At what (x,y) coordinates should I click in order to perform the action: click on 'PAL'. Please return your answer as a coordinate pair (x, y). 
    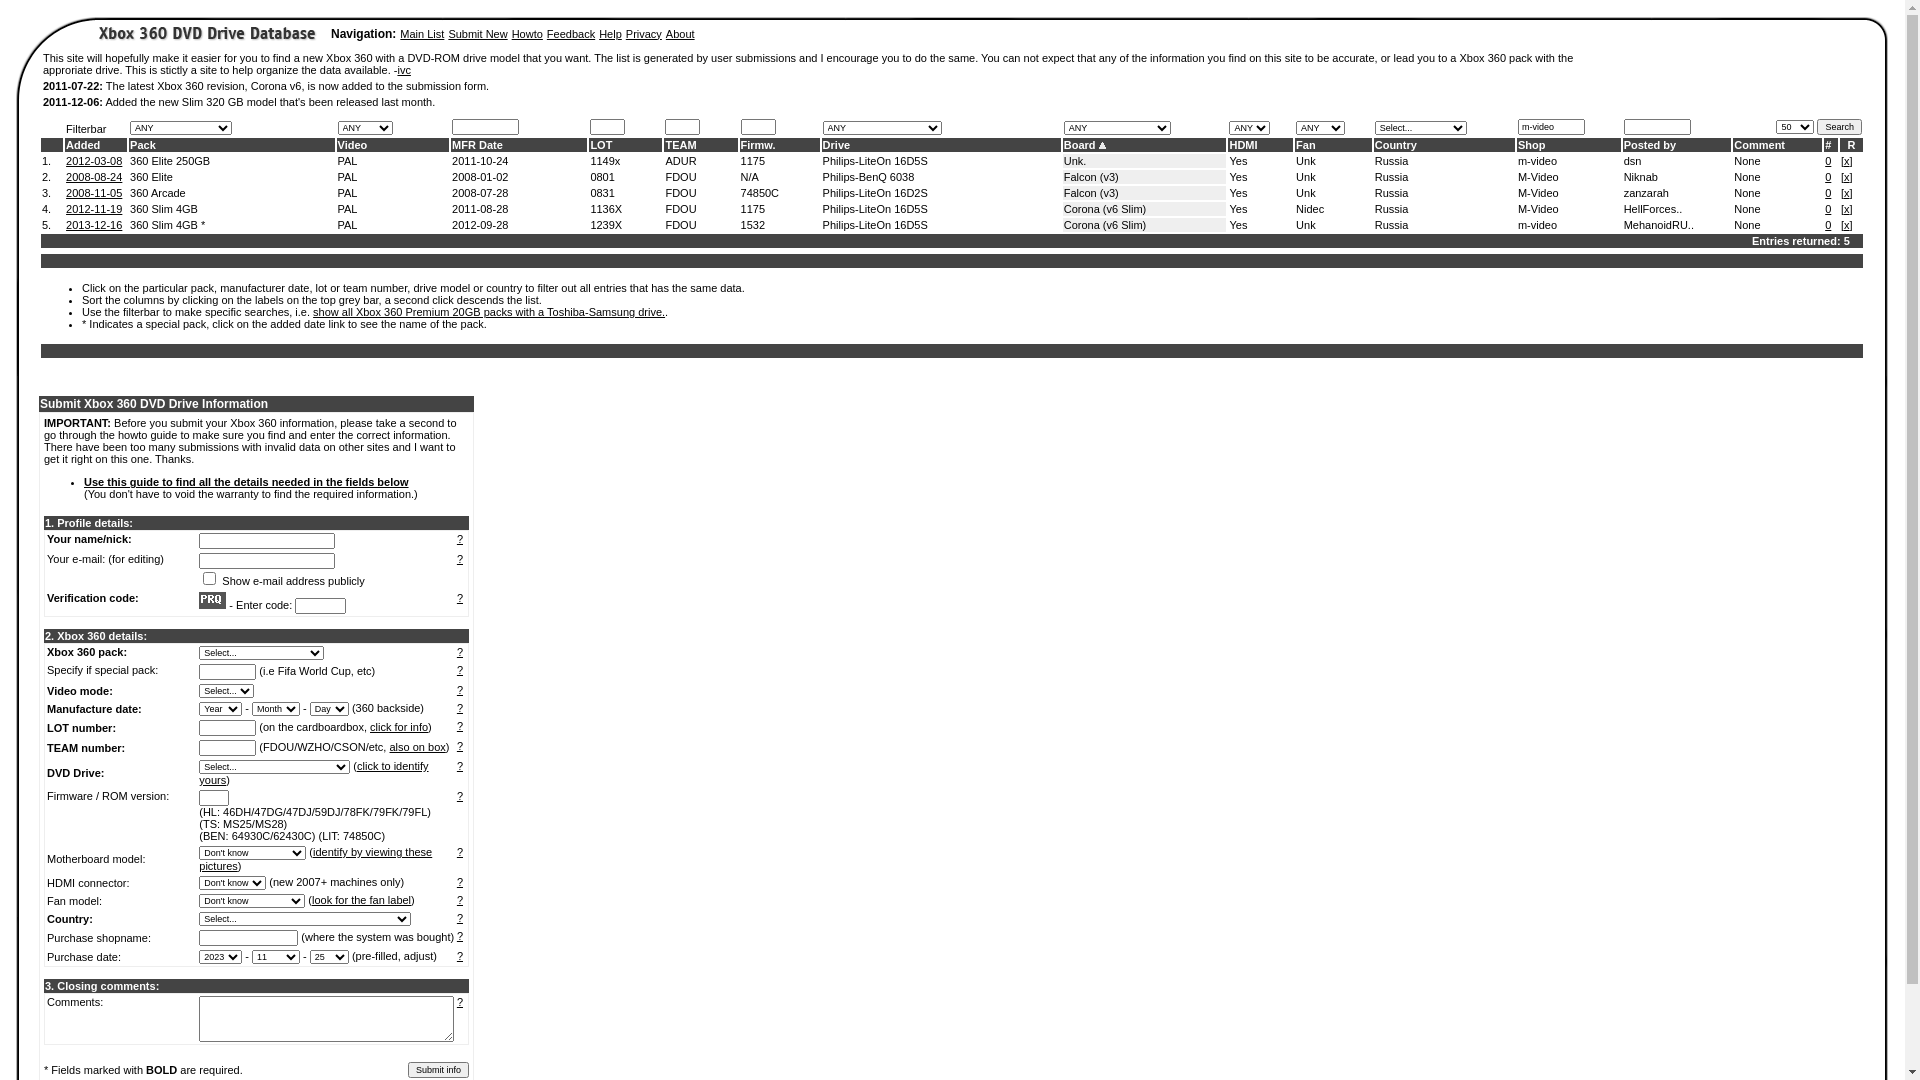
    Looking at the image, I should click on (348, 208).